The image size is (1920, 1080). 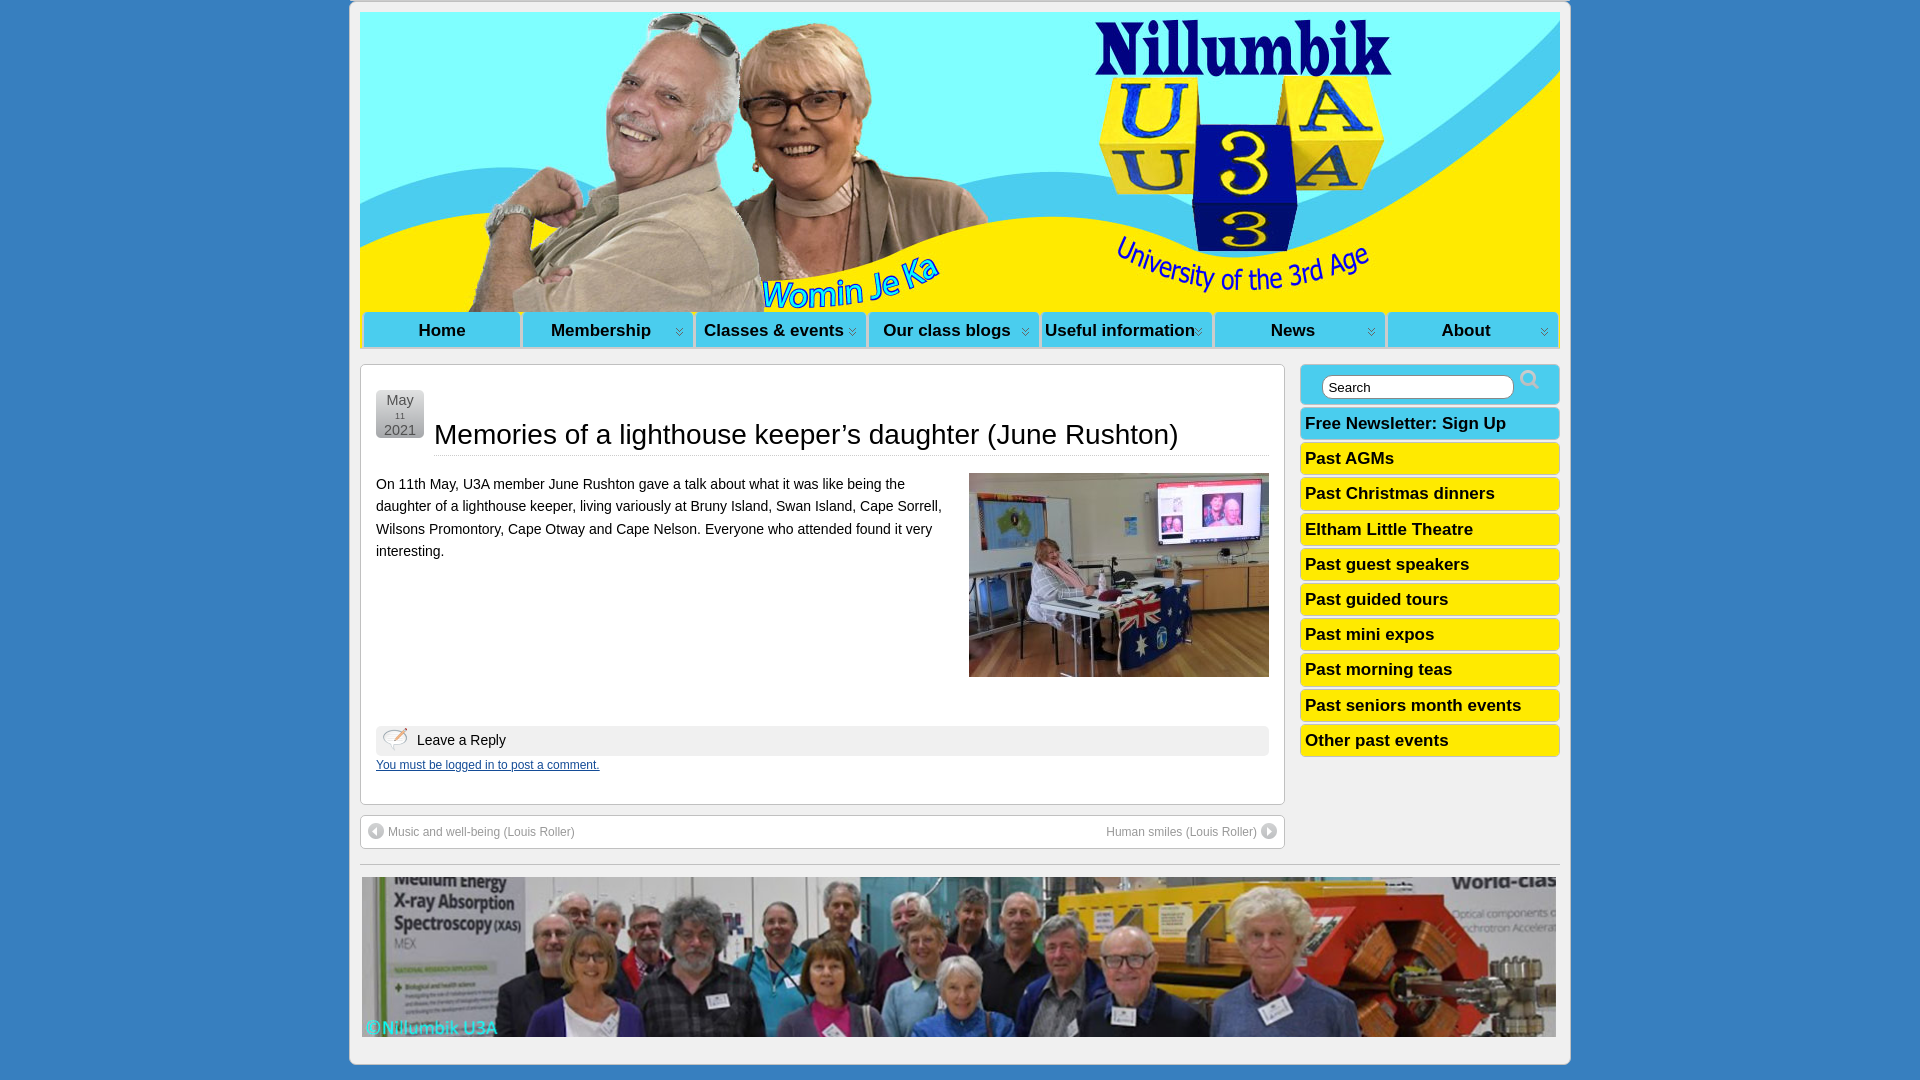 What do you see at coordinates (607, 329) in the screenshot?
I see `' Membership'` at bounding box center [607, 329].